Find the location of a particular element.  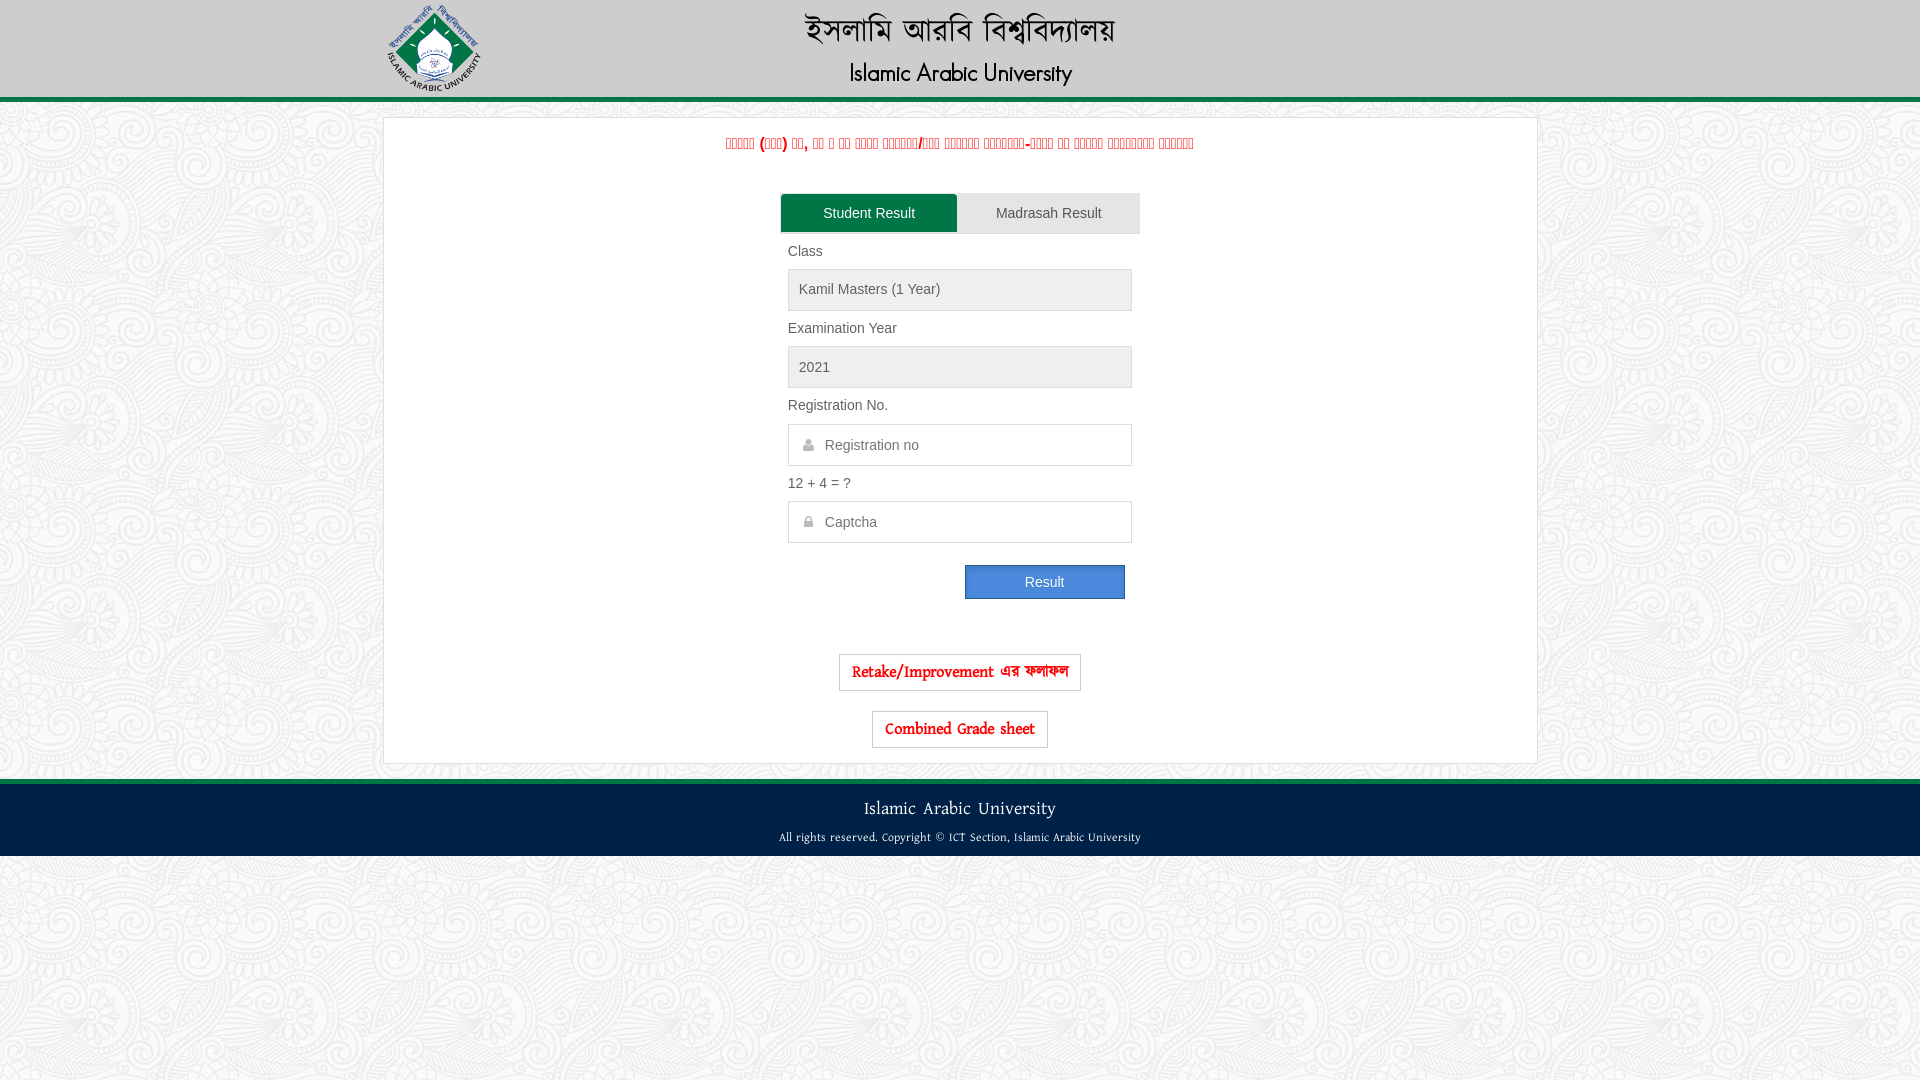

'Combined Grade sheet' is located at coordinates (960, 729).